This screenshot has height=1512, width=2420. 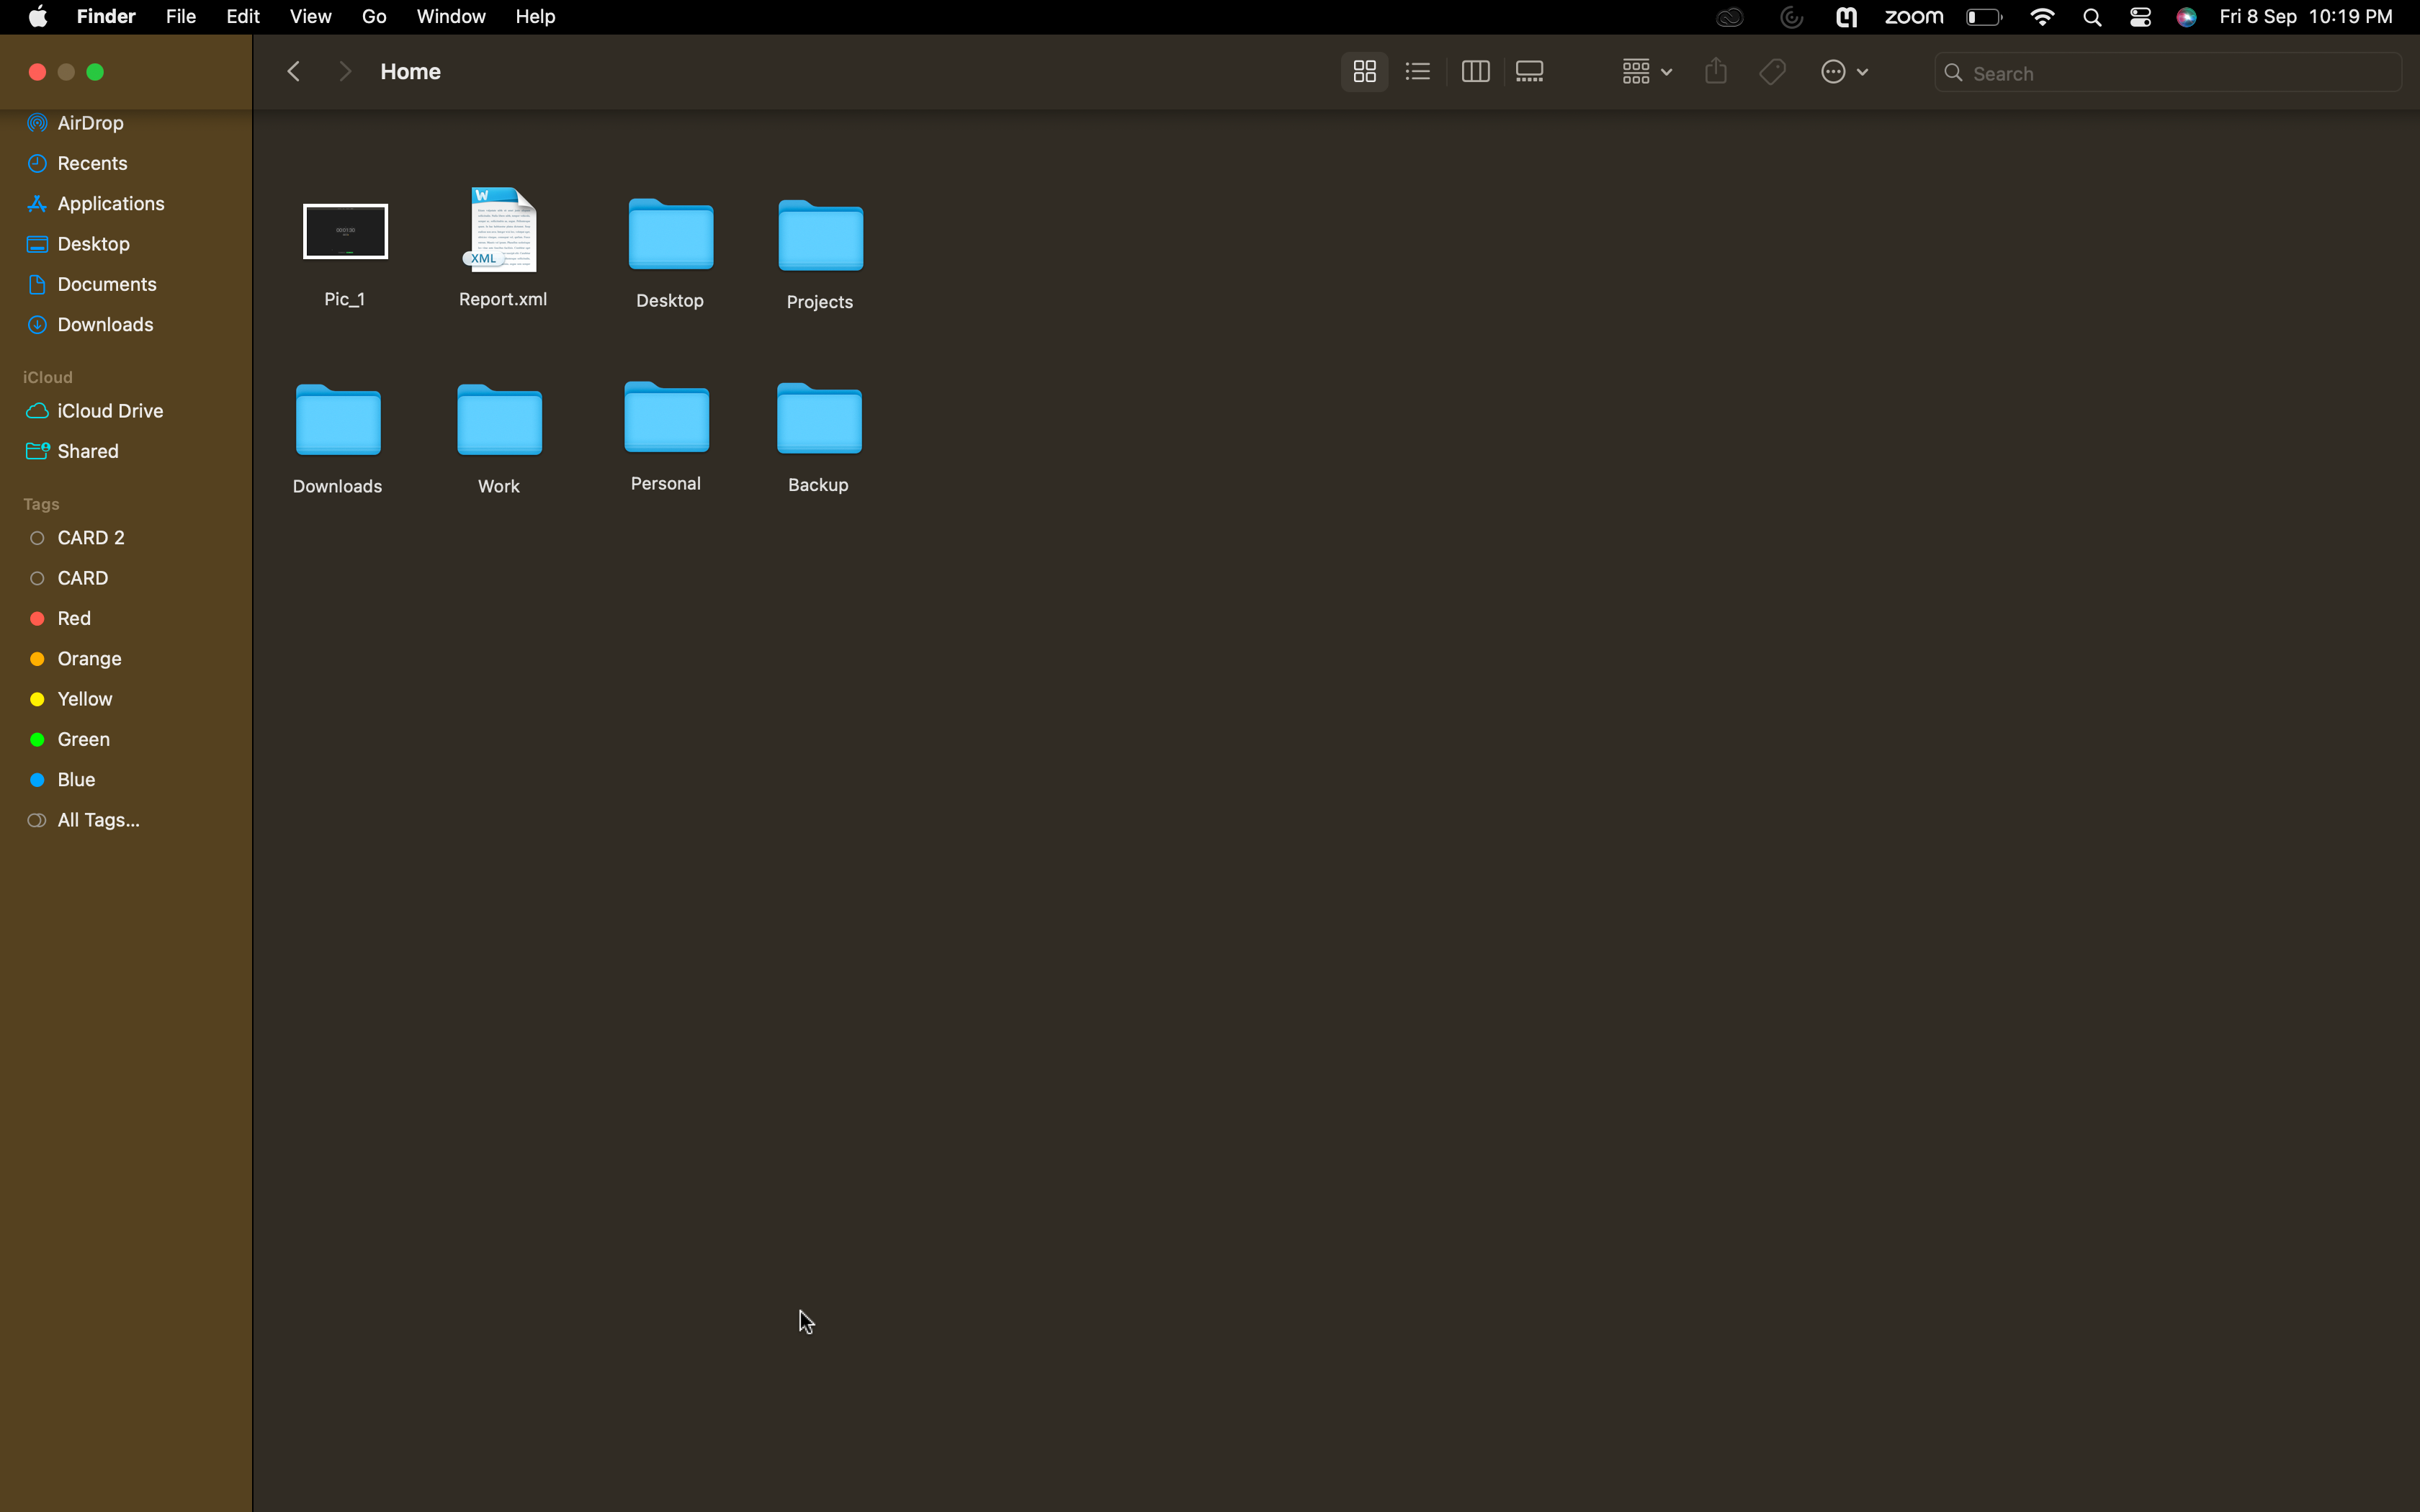 What do you see at coordinates (819, 433) in the screenshot?
I see `Make a duplicate of the folder named "backup"` at bounding box center [819, 433].